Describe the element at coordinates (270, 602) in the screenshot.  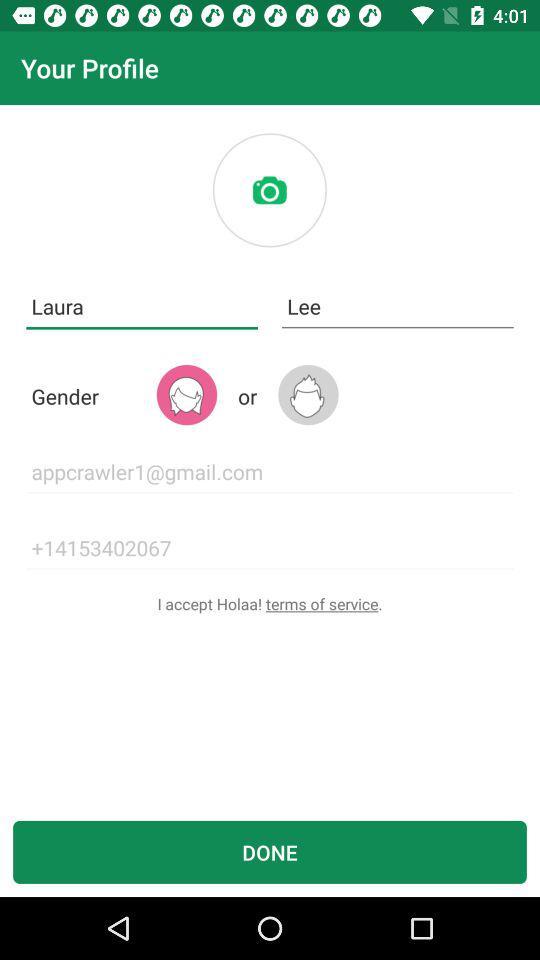
I see `i accept holaa icon` at that location.